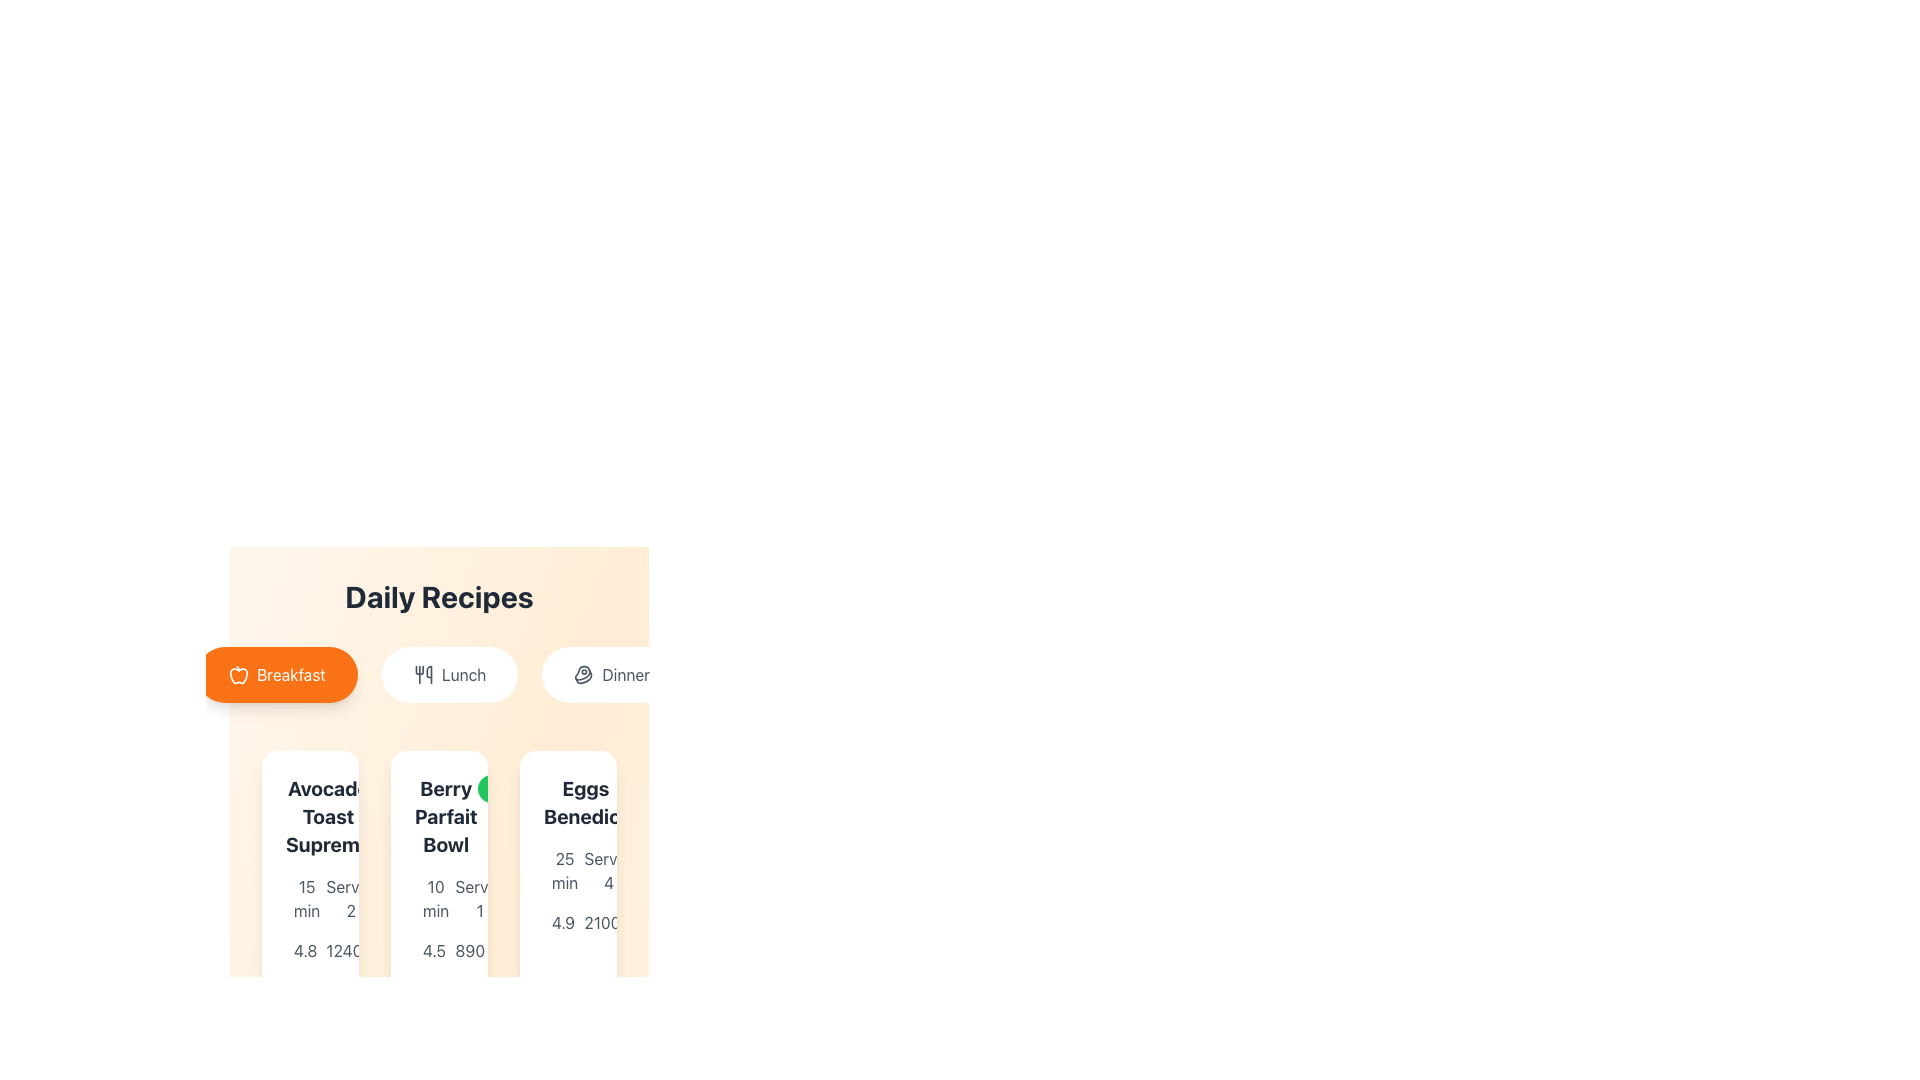 The height and width of the screenshot is (1080, 1920). What do you see at coordinates (296, 951) in the screenshot?
I see `the star rating icon located beneath the 'Avocado Toast Supreme' recipe card in the 'Daily Recipes' section` at bounding box center [296, 951].